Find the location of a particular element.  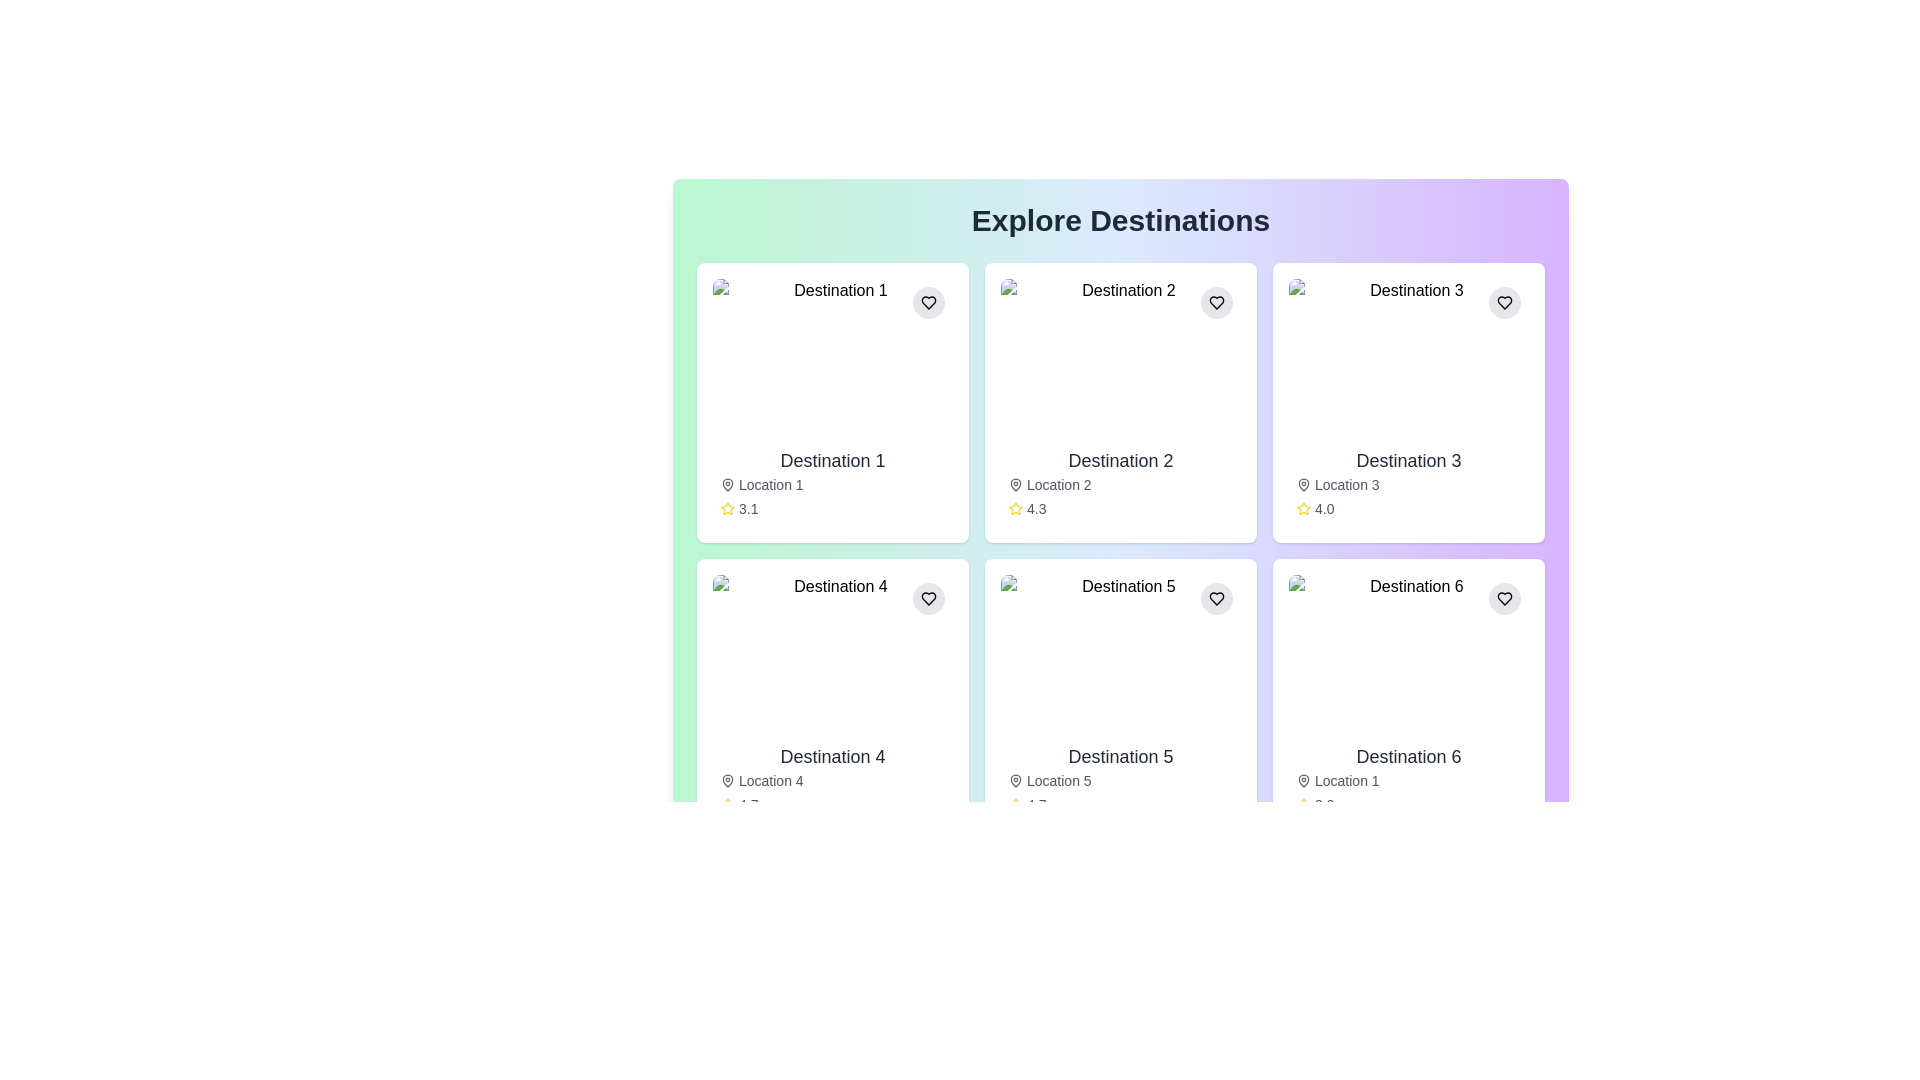

the heart icon within the favorite button in the top-right corner of the 'Destination 1' card is located at coordinates (928, 303).